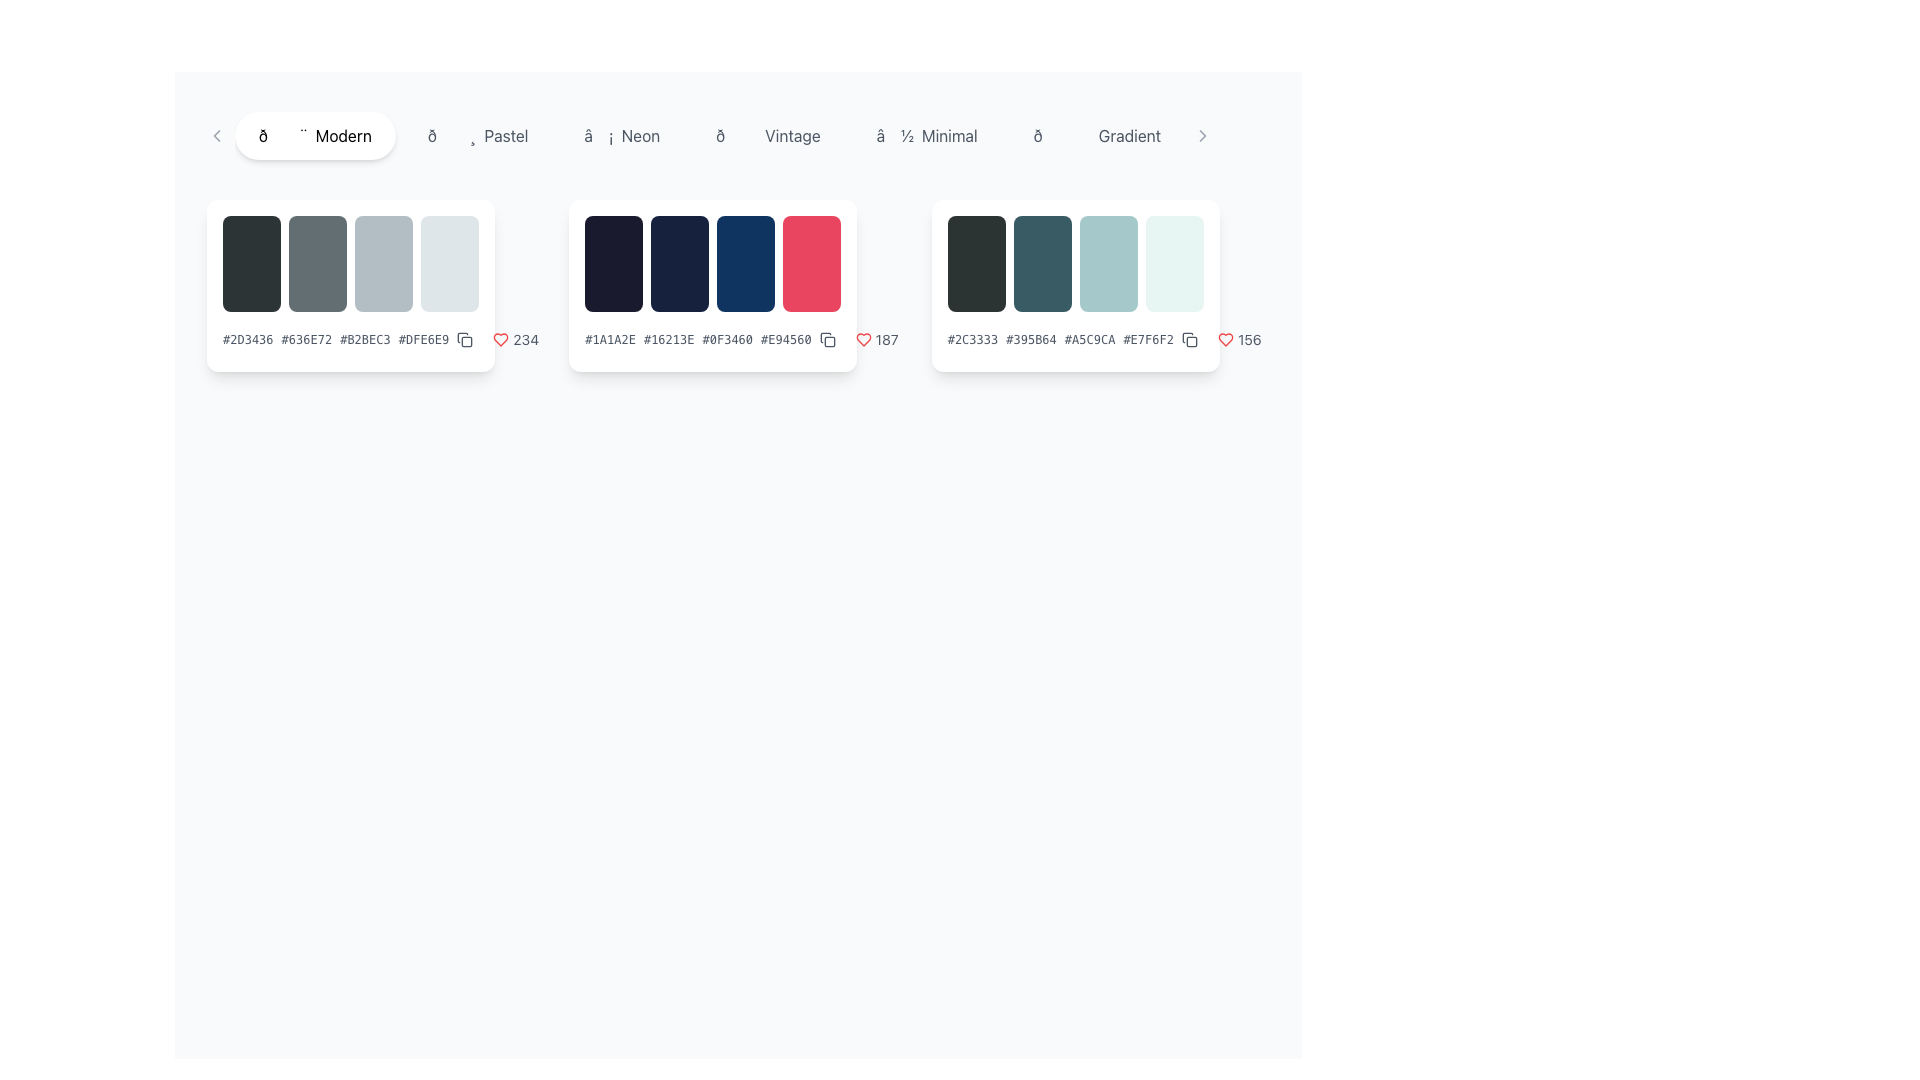 The width and height of the screenshot is (1920, 1080). Describe the element at coordinates (680, 262) in the screenshot. I see `the dark blue color swatch element, which is the second in a row of four color blocks within the second palette` at that location.